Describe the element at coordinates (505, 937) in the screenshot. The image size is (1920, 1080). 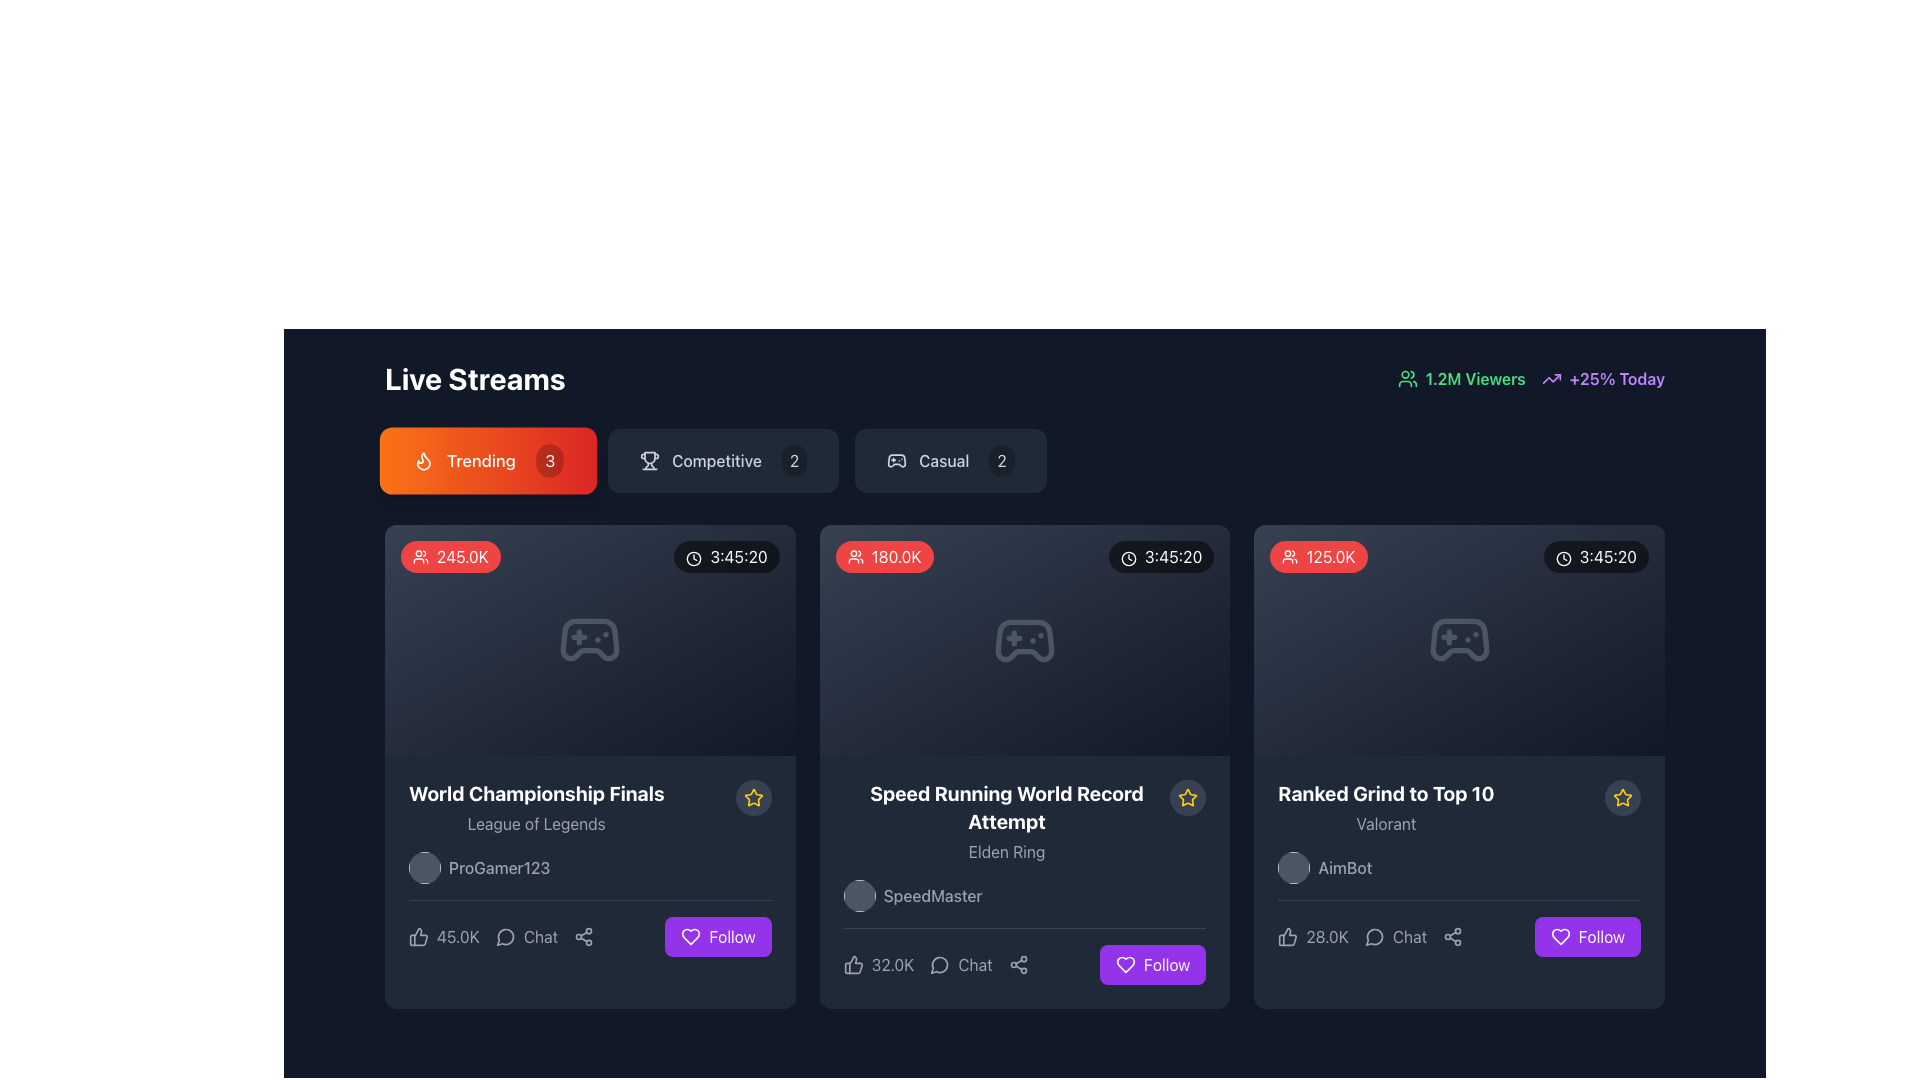
I see `the minimalistic line-art speech bubble icon in the 'Chat' section` at that location.